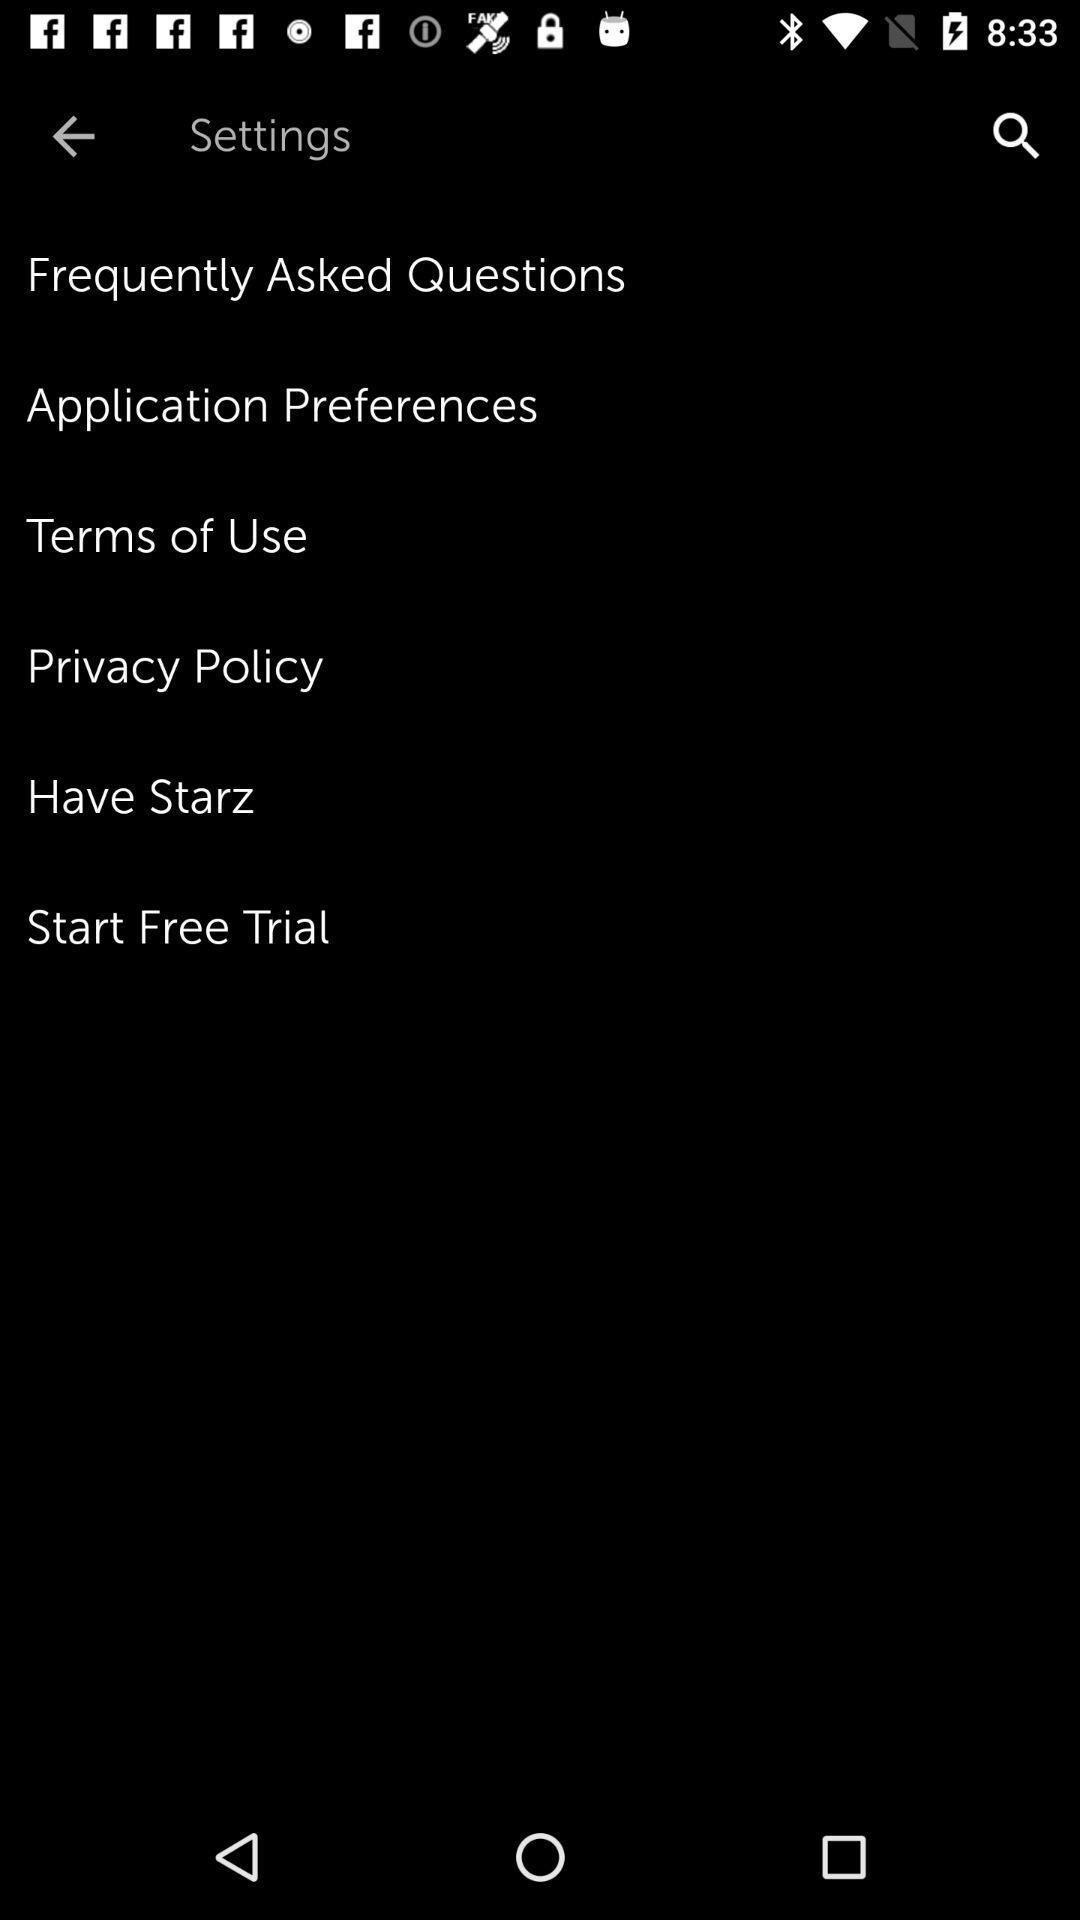  What do you see at coordinates (553, 796) in the screenshot?
I see `have starz icon` at bounding box center [553, 796].